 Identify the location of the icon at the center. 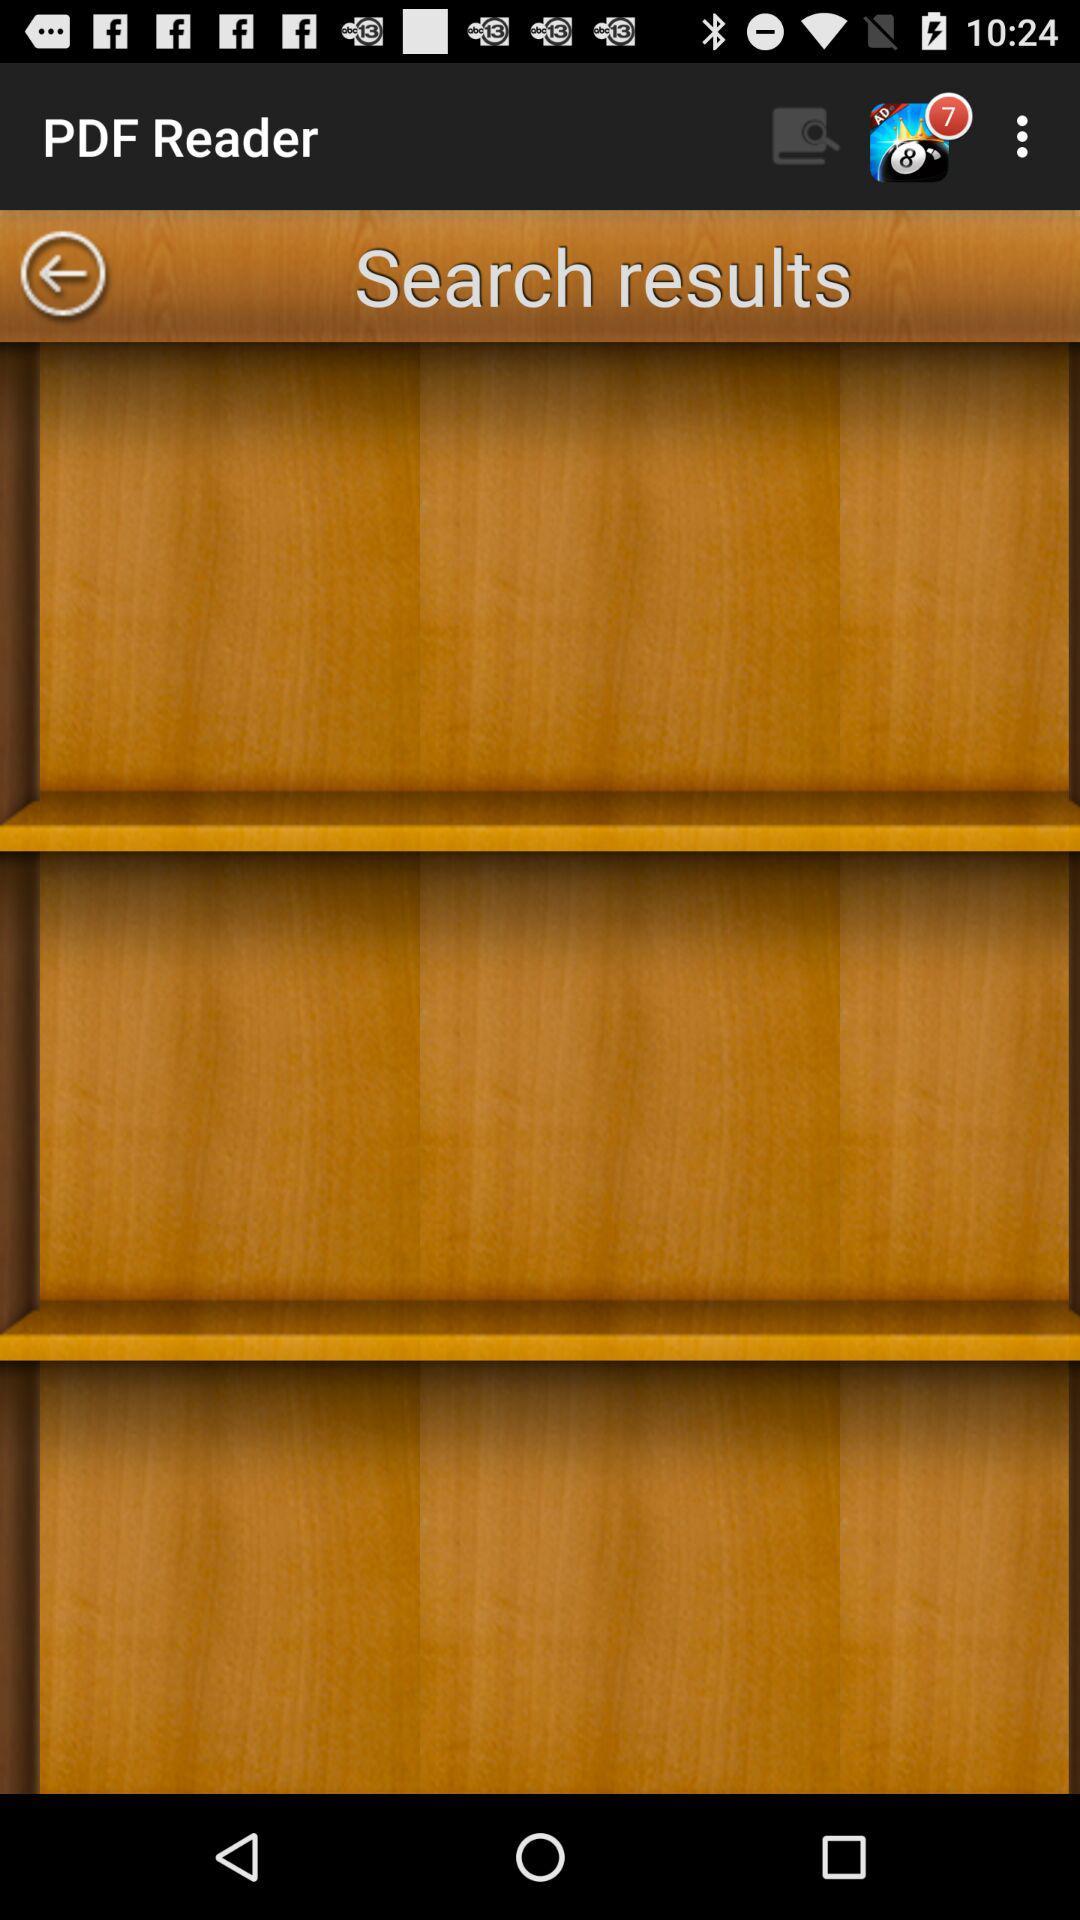
(540, 1066).